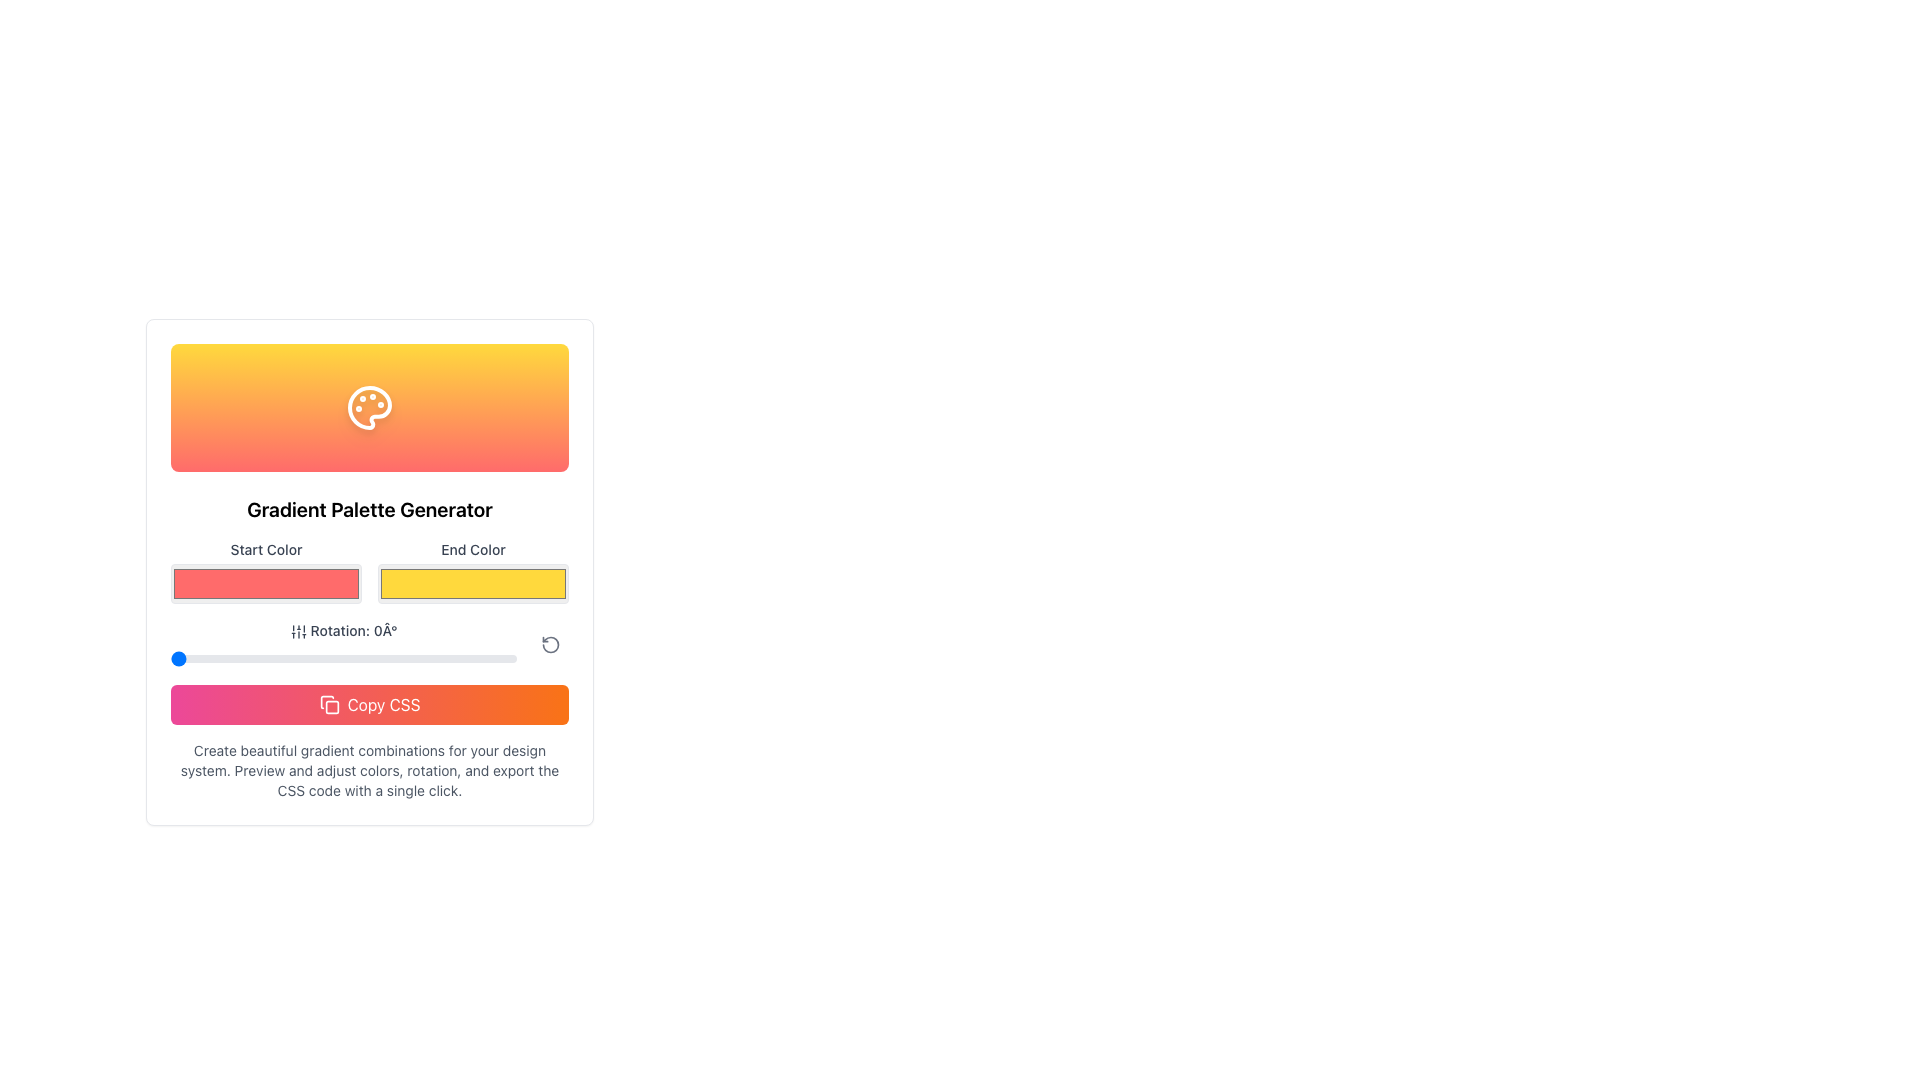 The image size is (1920, 1080). What do you see at coordinates (551, 644) in the screenshot?
I see `the rotation/reset icon located within the circular button at the bottom-right of the 'Gradient Palette Generator' interface card` at bounding box center [551, 644].